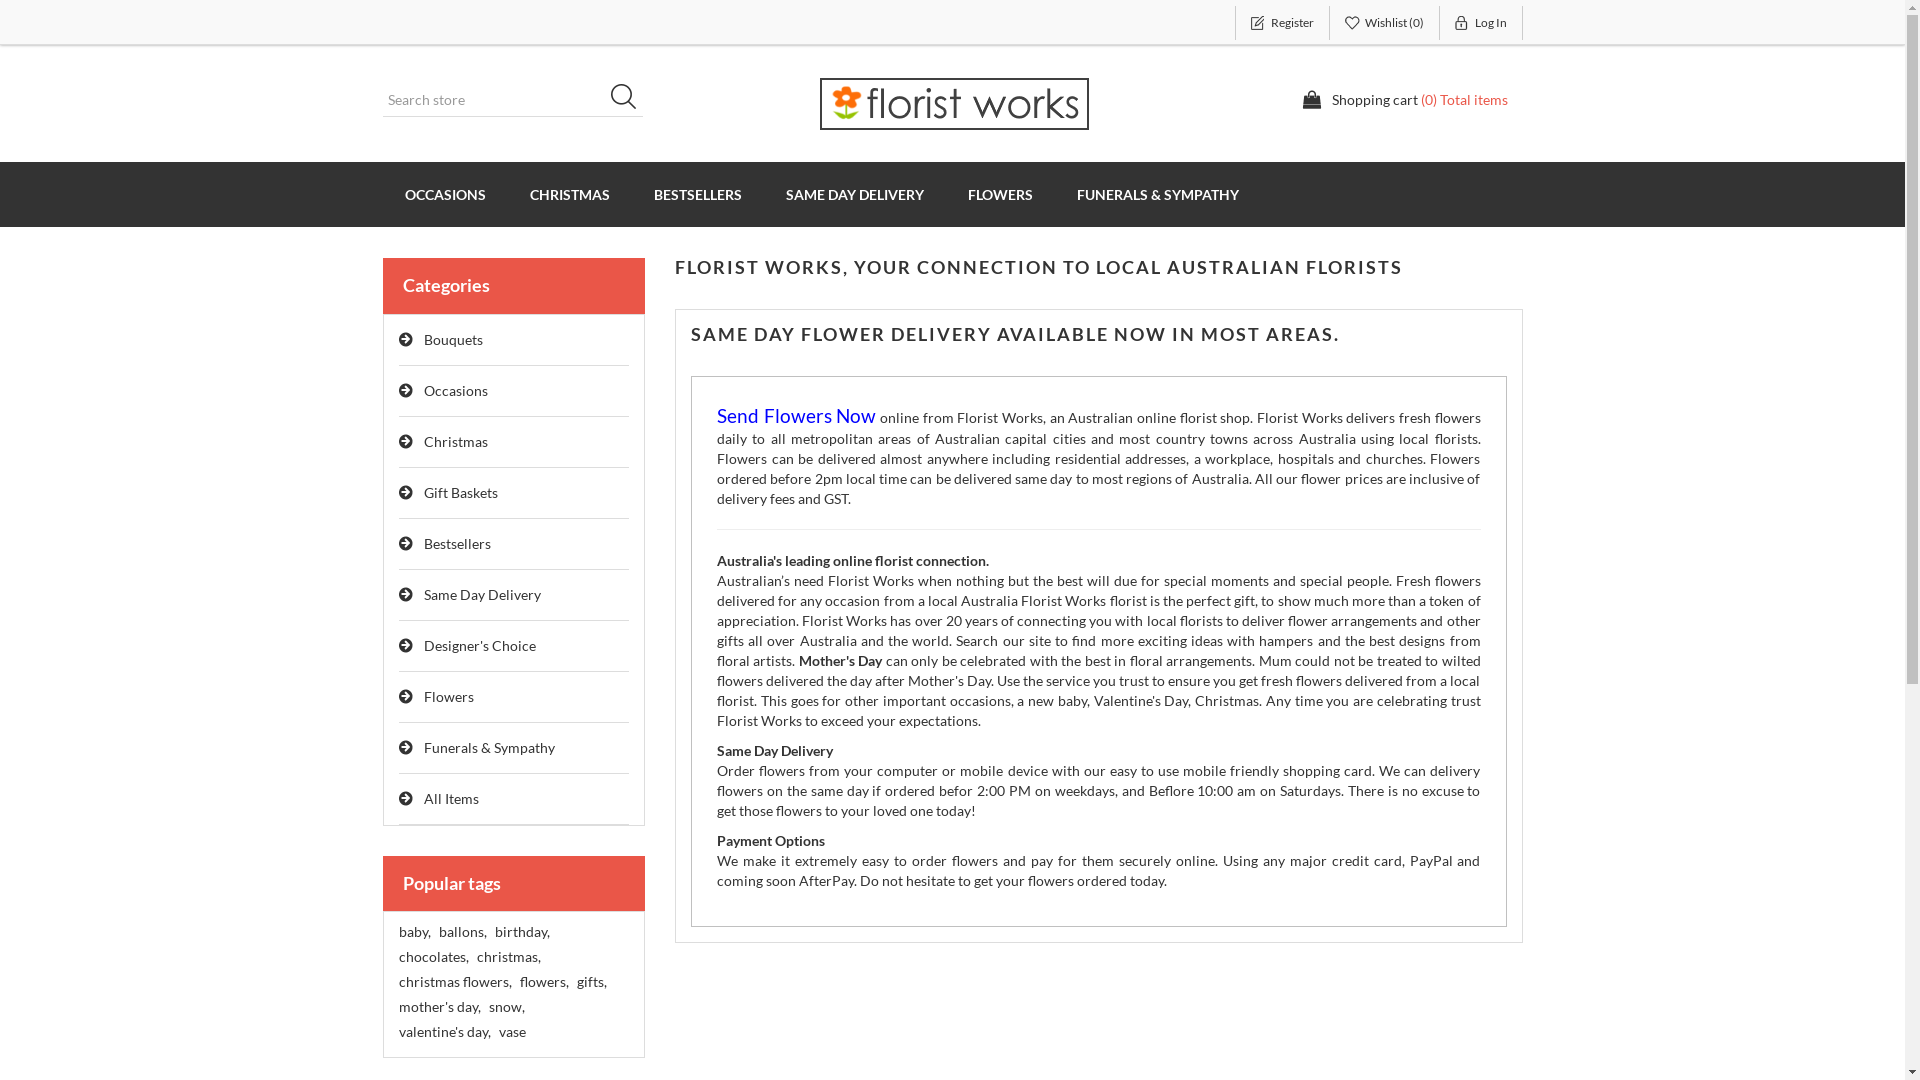 The image size is (1920, 1080). What do you see at coordinates (513, 646) in the screenshot?
I see `'Designer's Choice'` at bounding box center [513, 646].